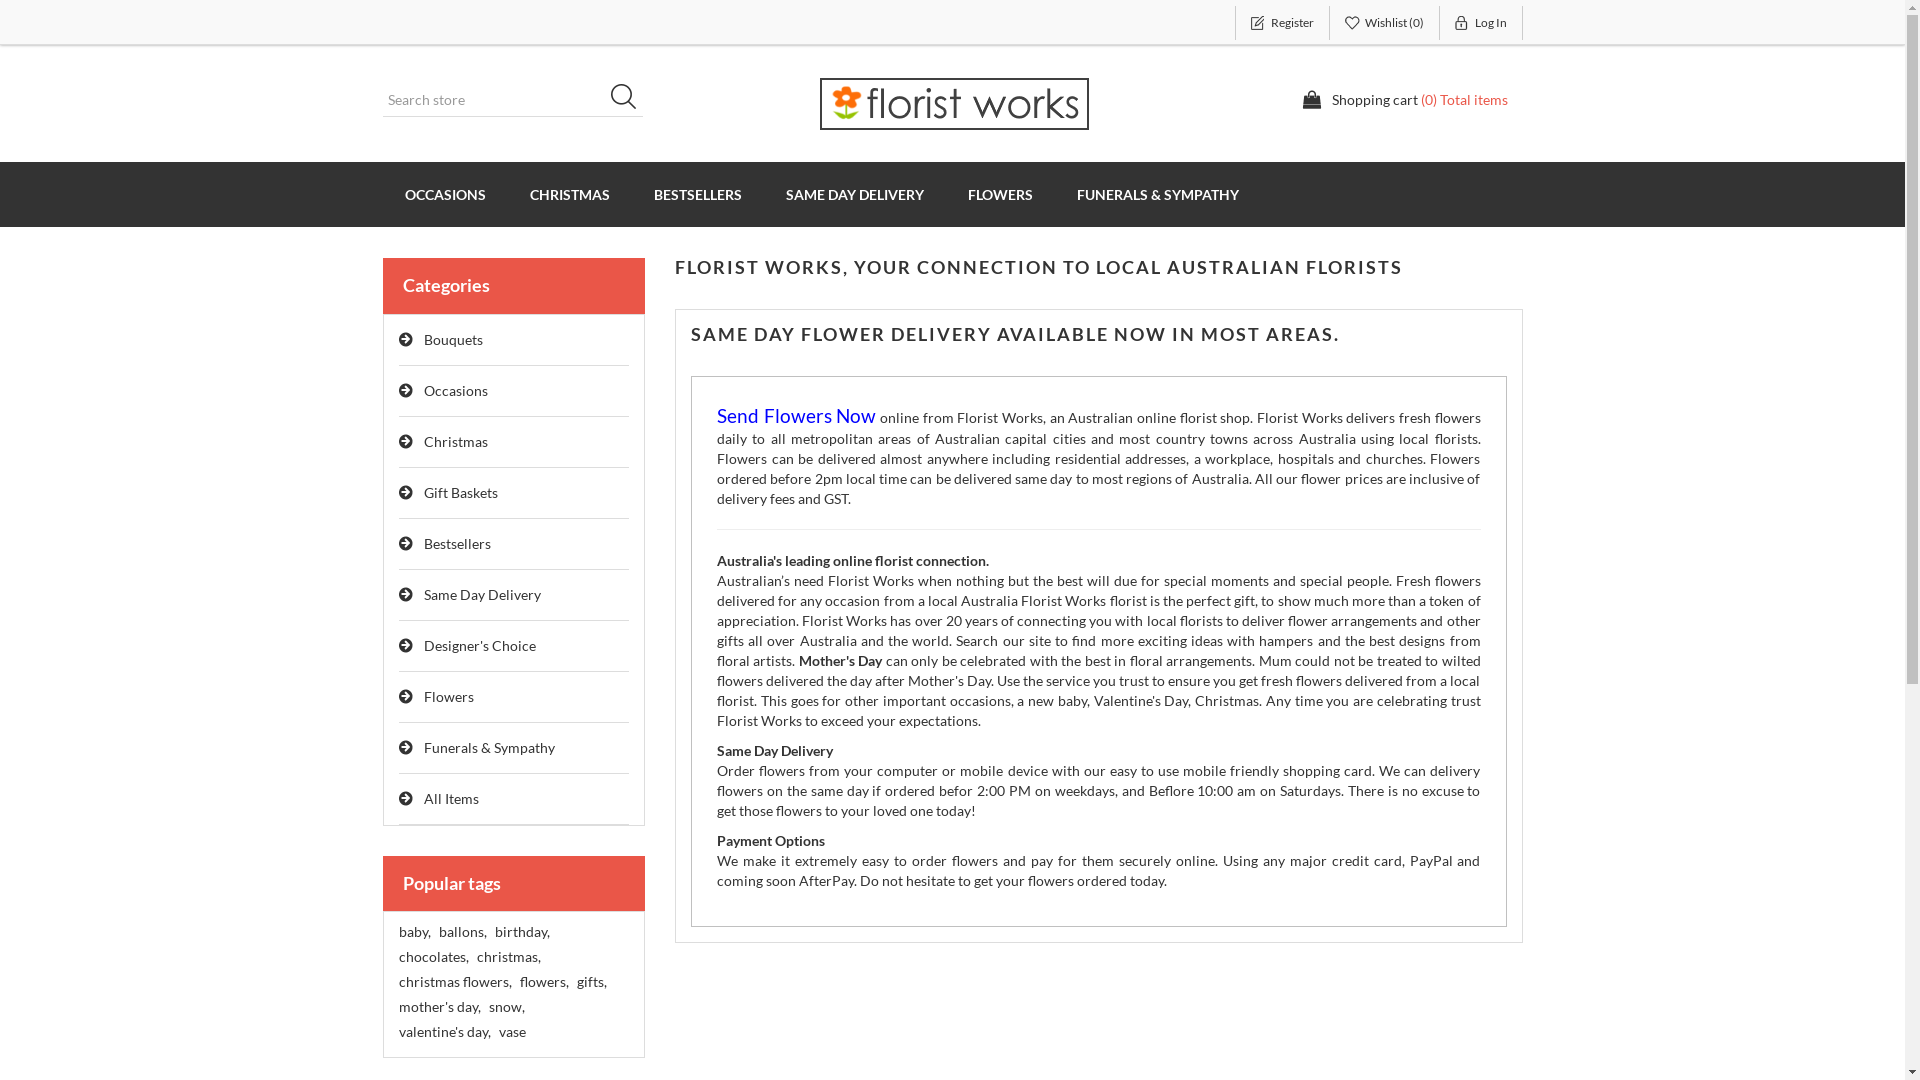 The image size is (1920, 1080). What do you see at coordinates (513, 646) in the screenshot?
I see `'Designer's Choice'` at bounding box center [513, 646].